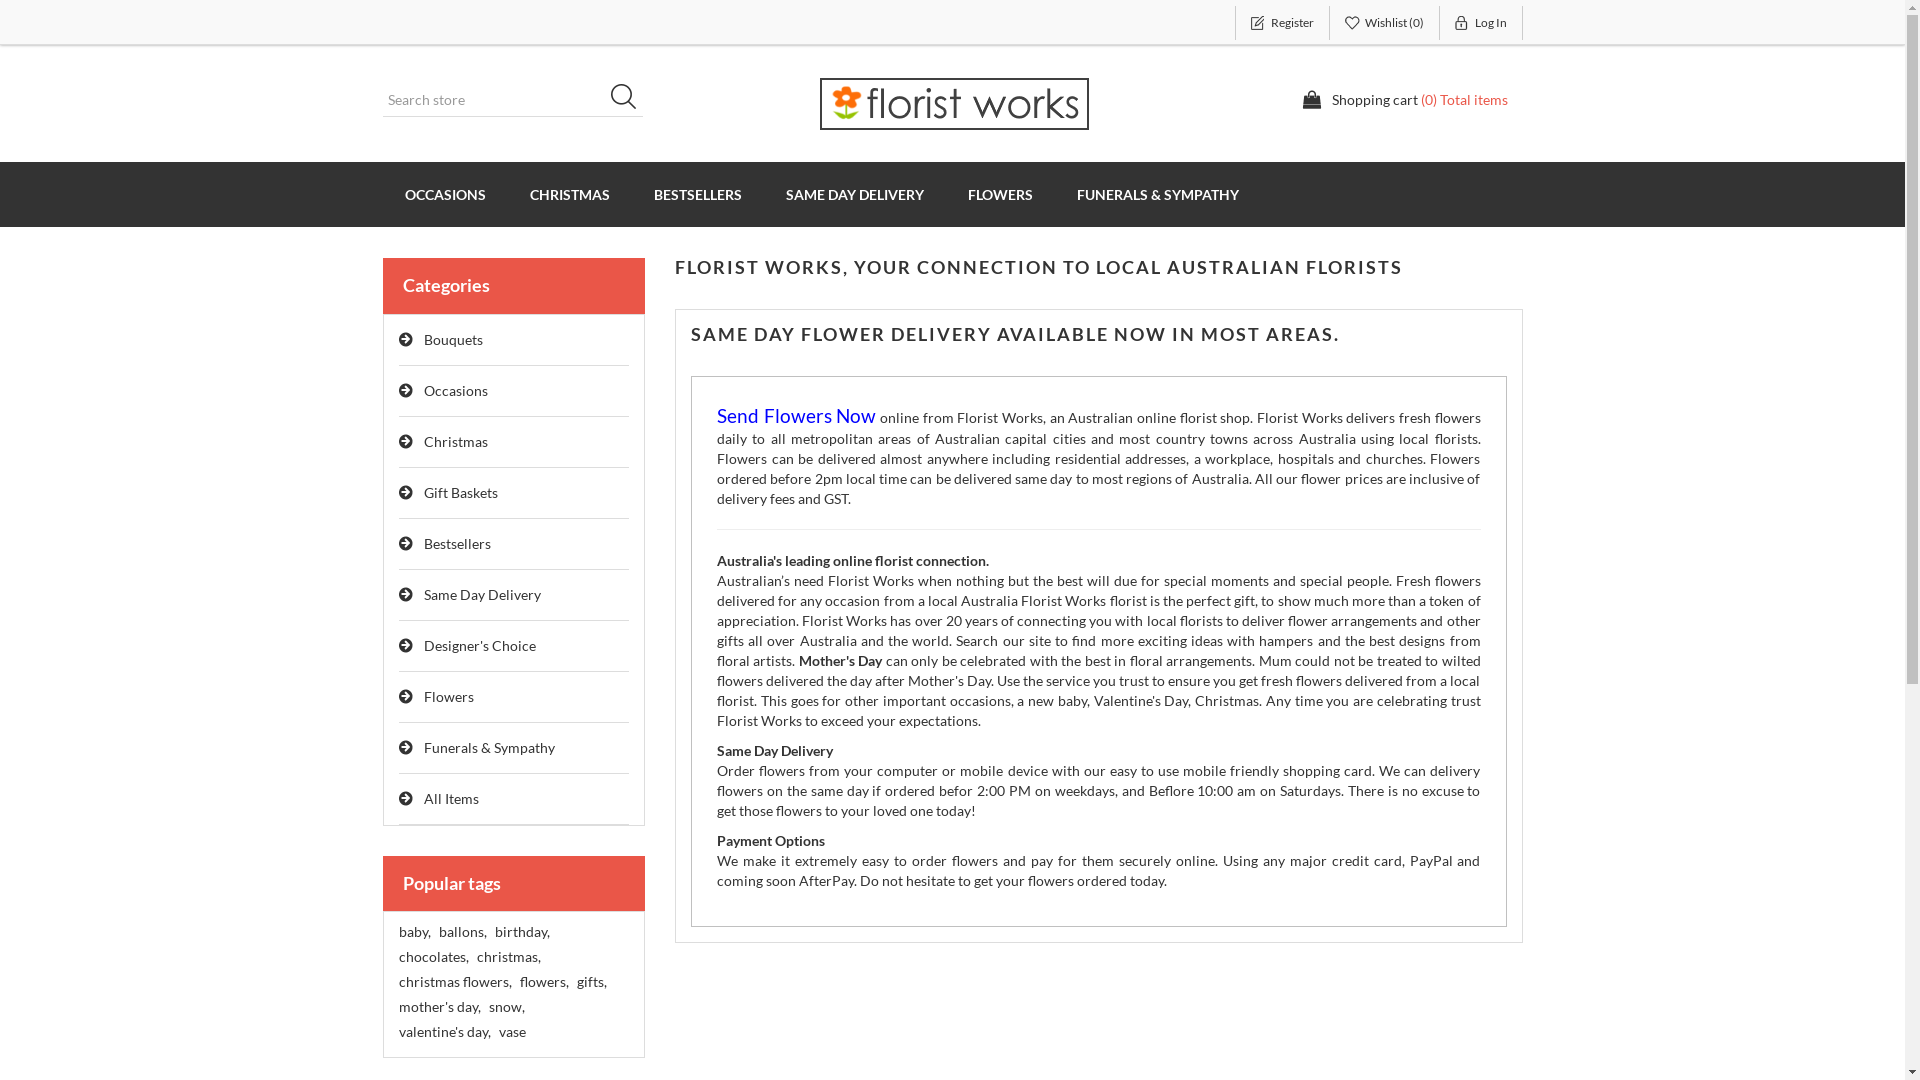 The image size is (1920, 1080). What do you see at coordinates (513, 646) in the screenshot?
I see `'Designer's Choice'` at bounding box center [513, 646].